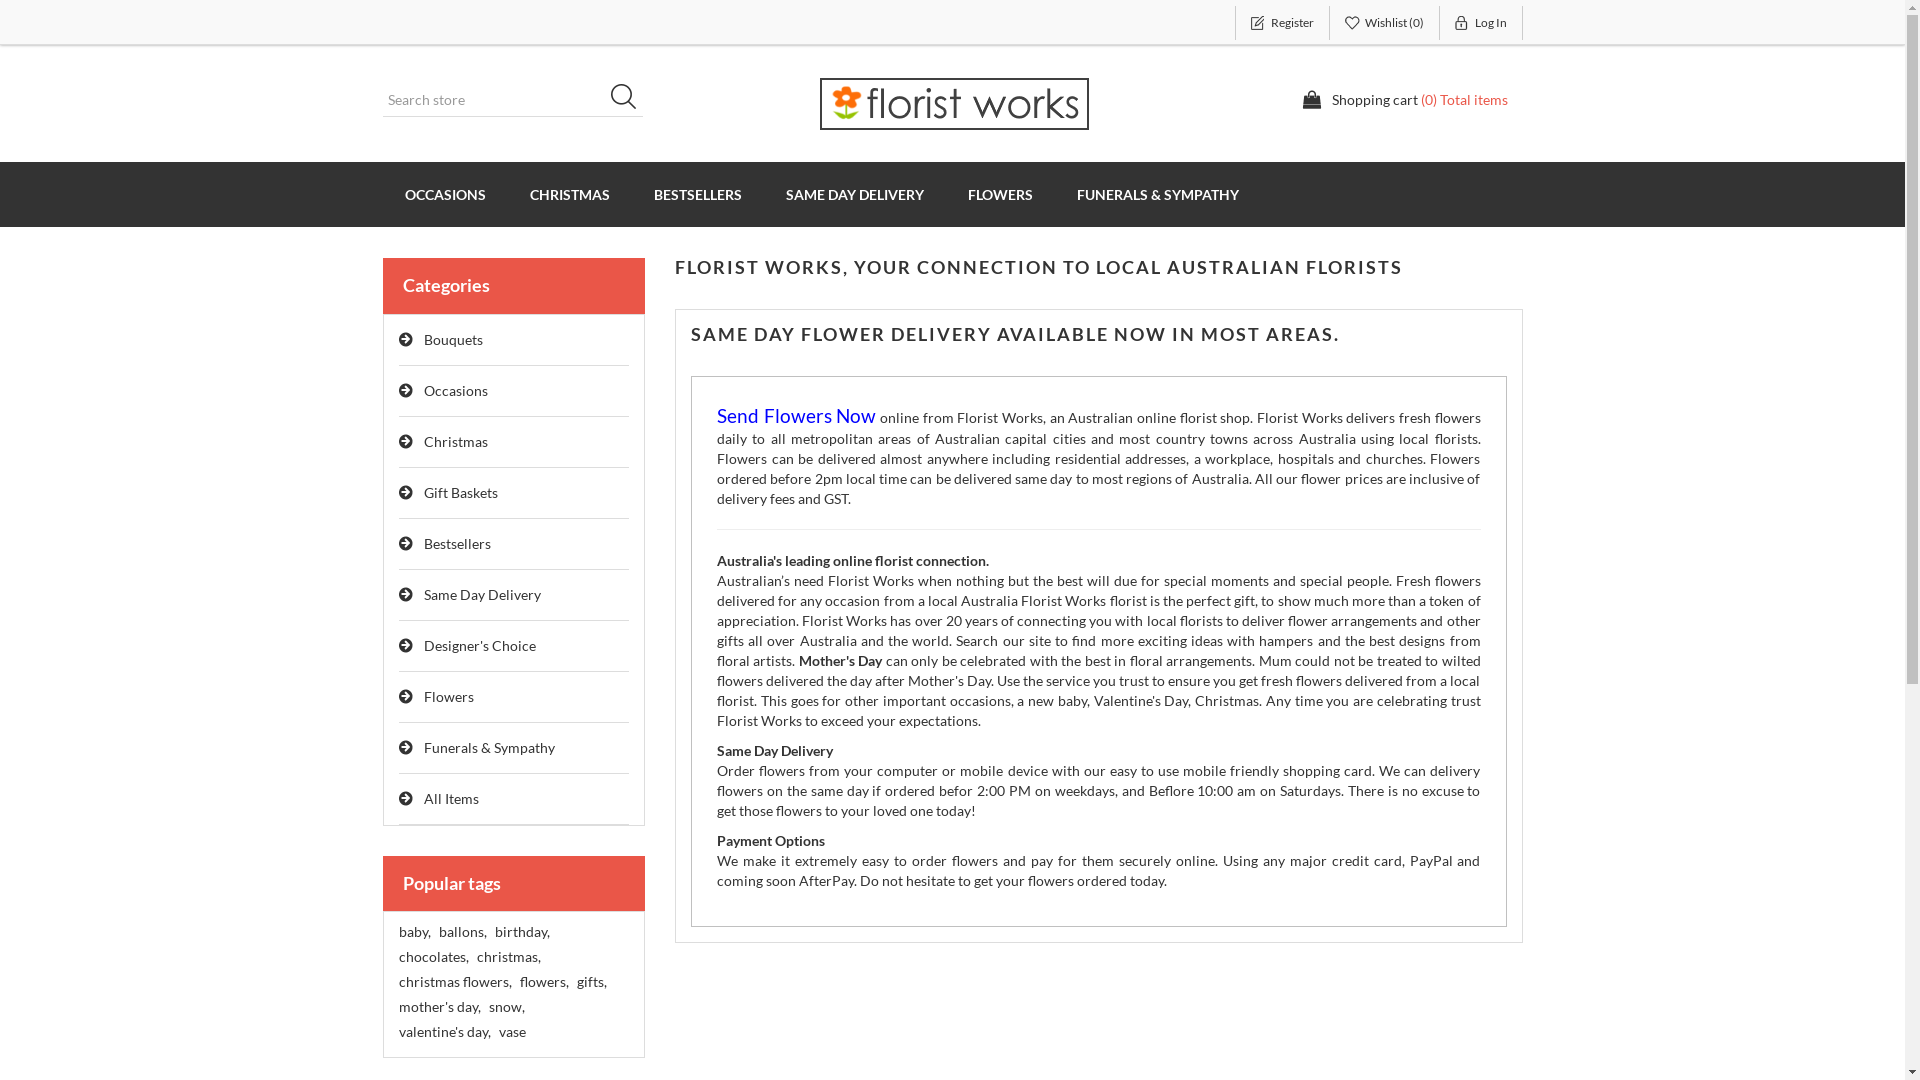 The image size is (1920, 1080). What do you see at coordinates (513, 646) in the screenshot?
I see `'Designer's Choice'` at bounding box center [513, 646].